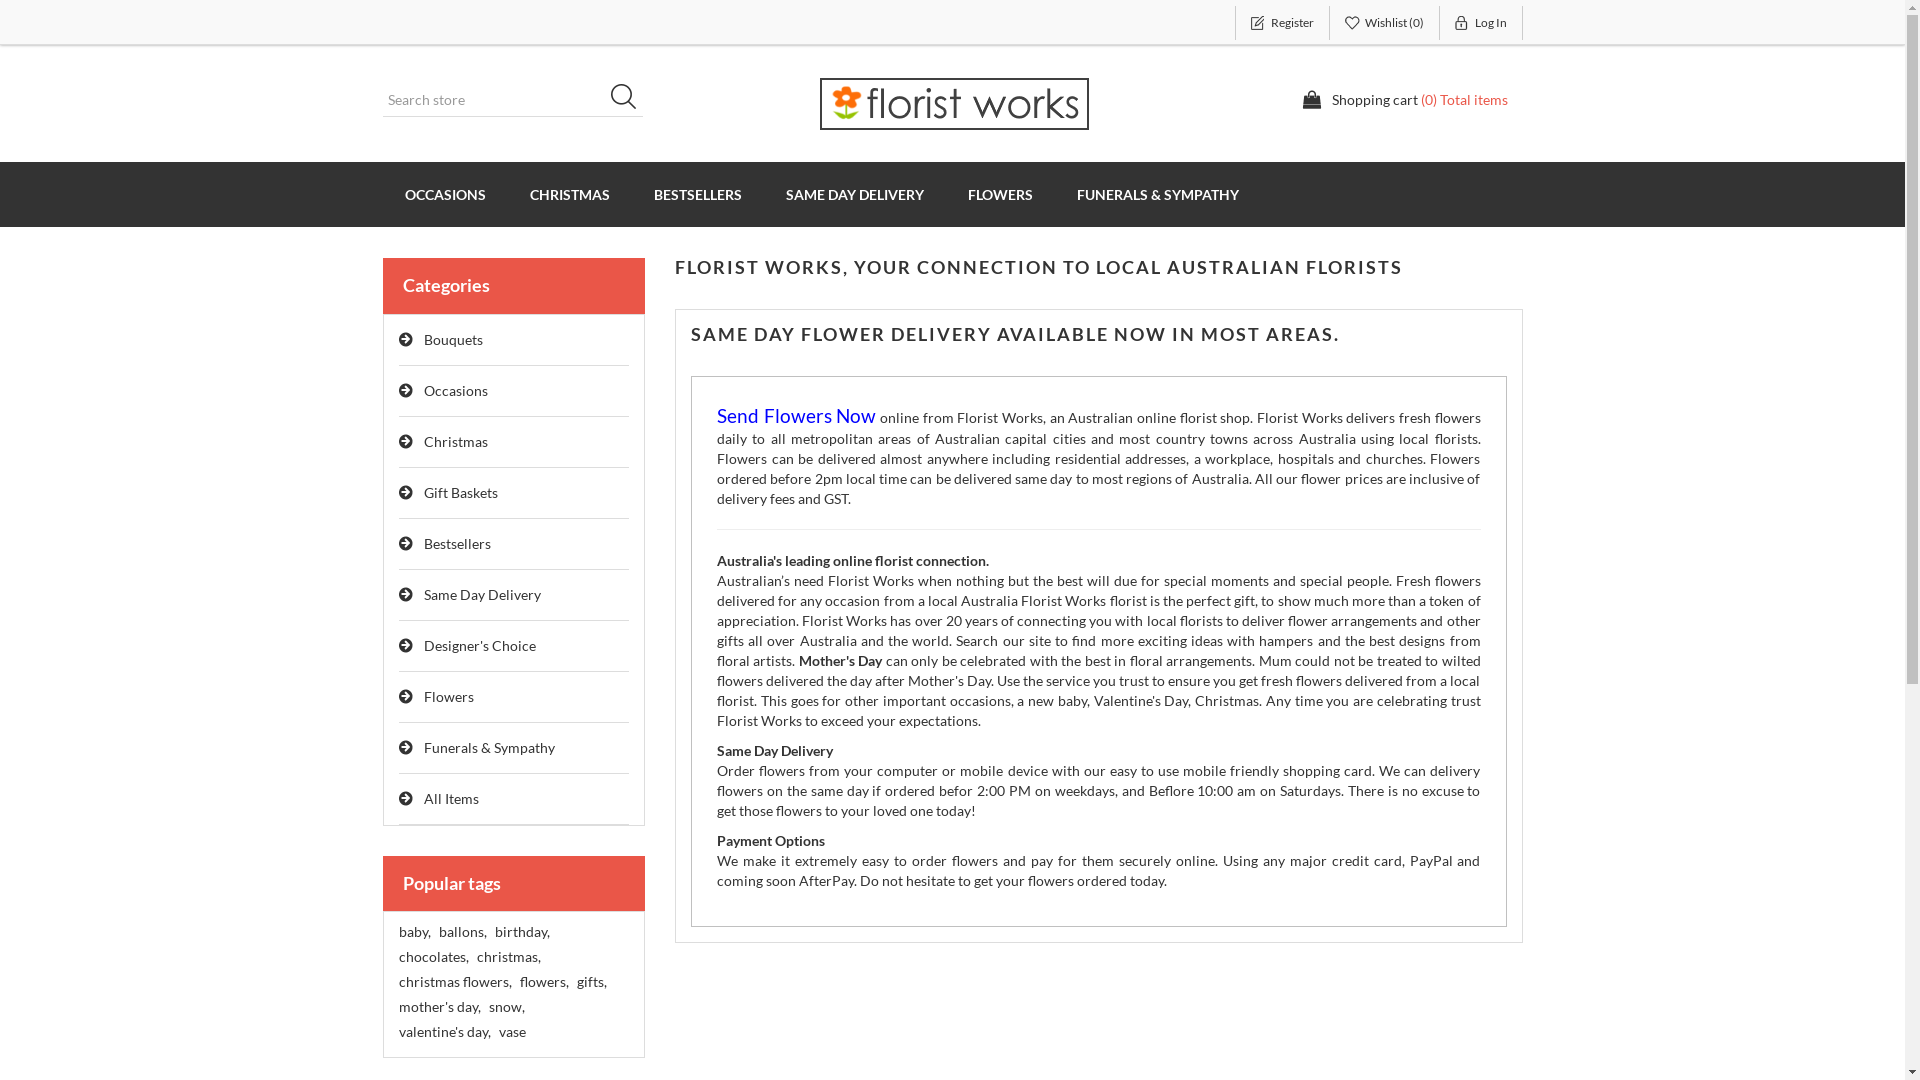 The image size is (1920, 1080). What do you see at coordinates (513, 646) in the screenshot?
I see `'Designer's Choice'` at bounding box center [513, 646].